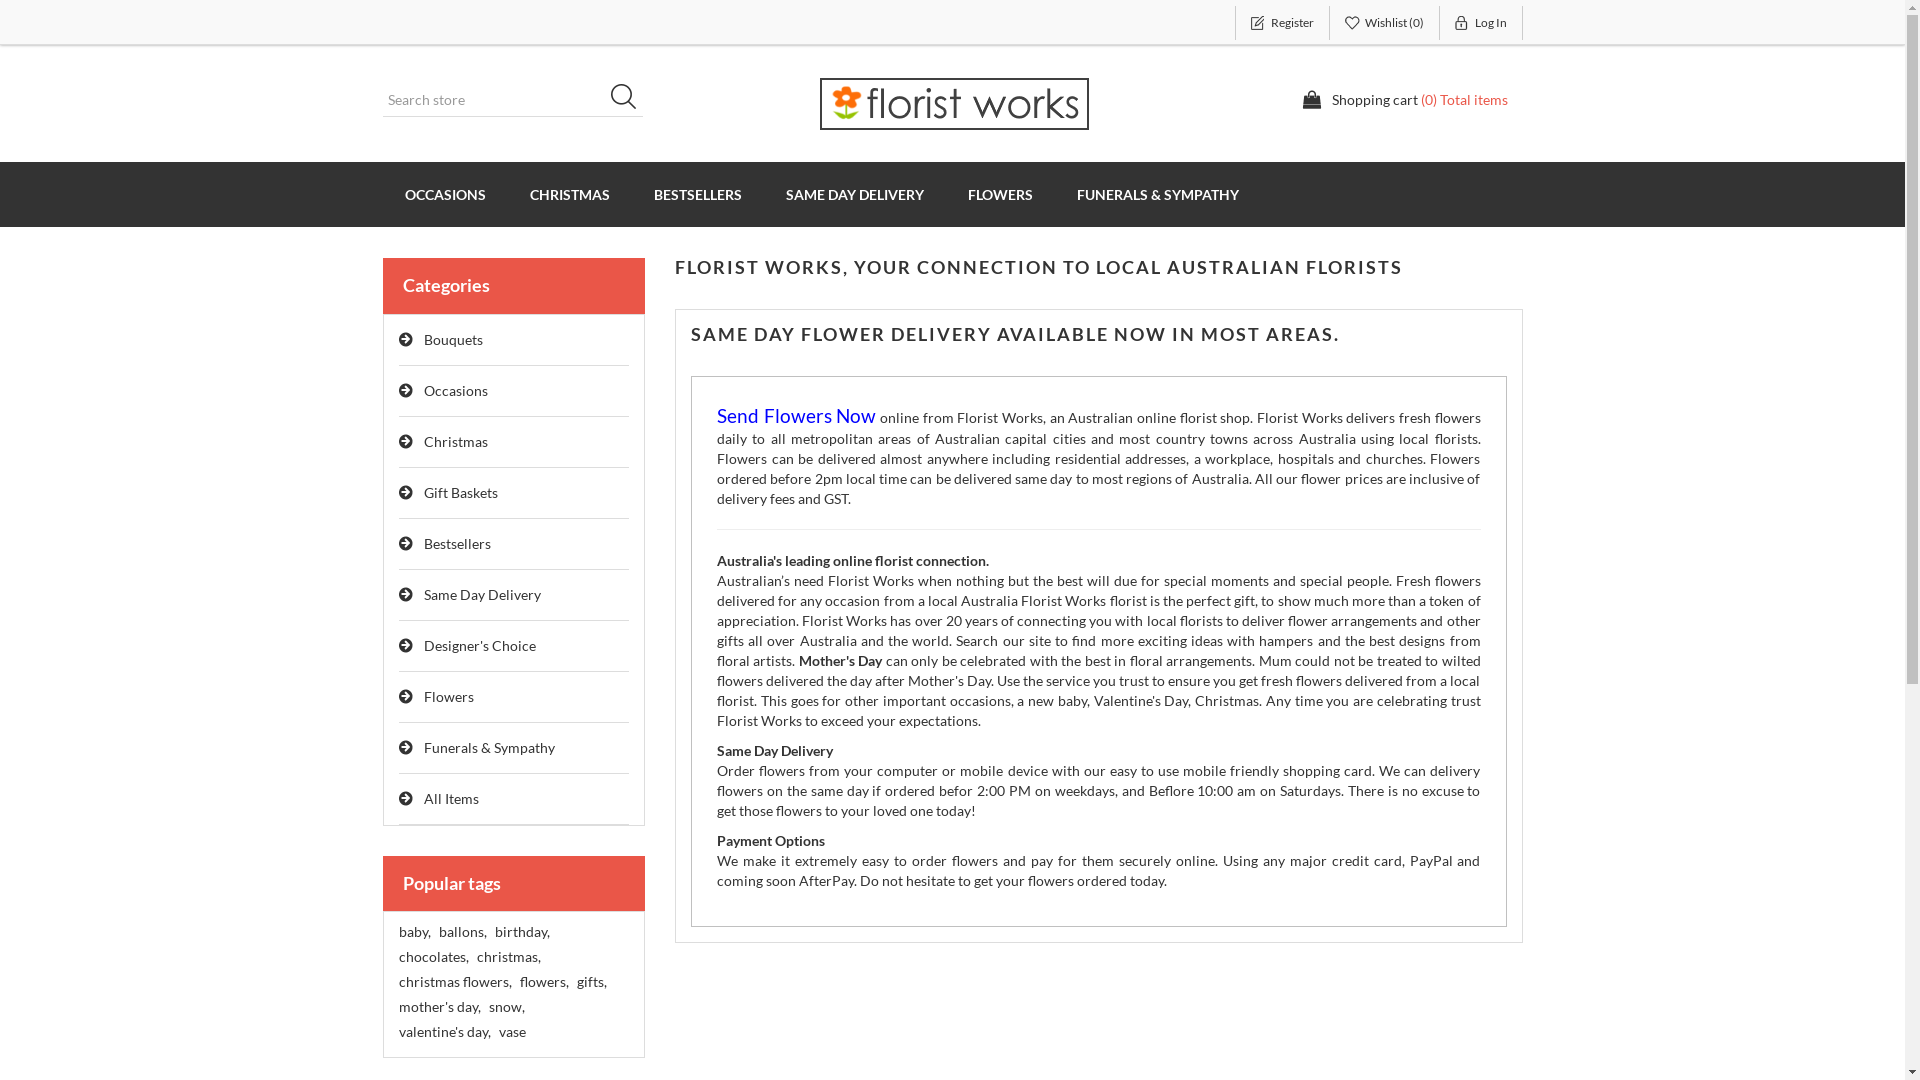 The image size is (1920, 1080). What do you see at coordinates (513, 646) in the screenshot?
I see `'Designer's Choice'` at bounding box center [513, 646].